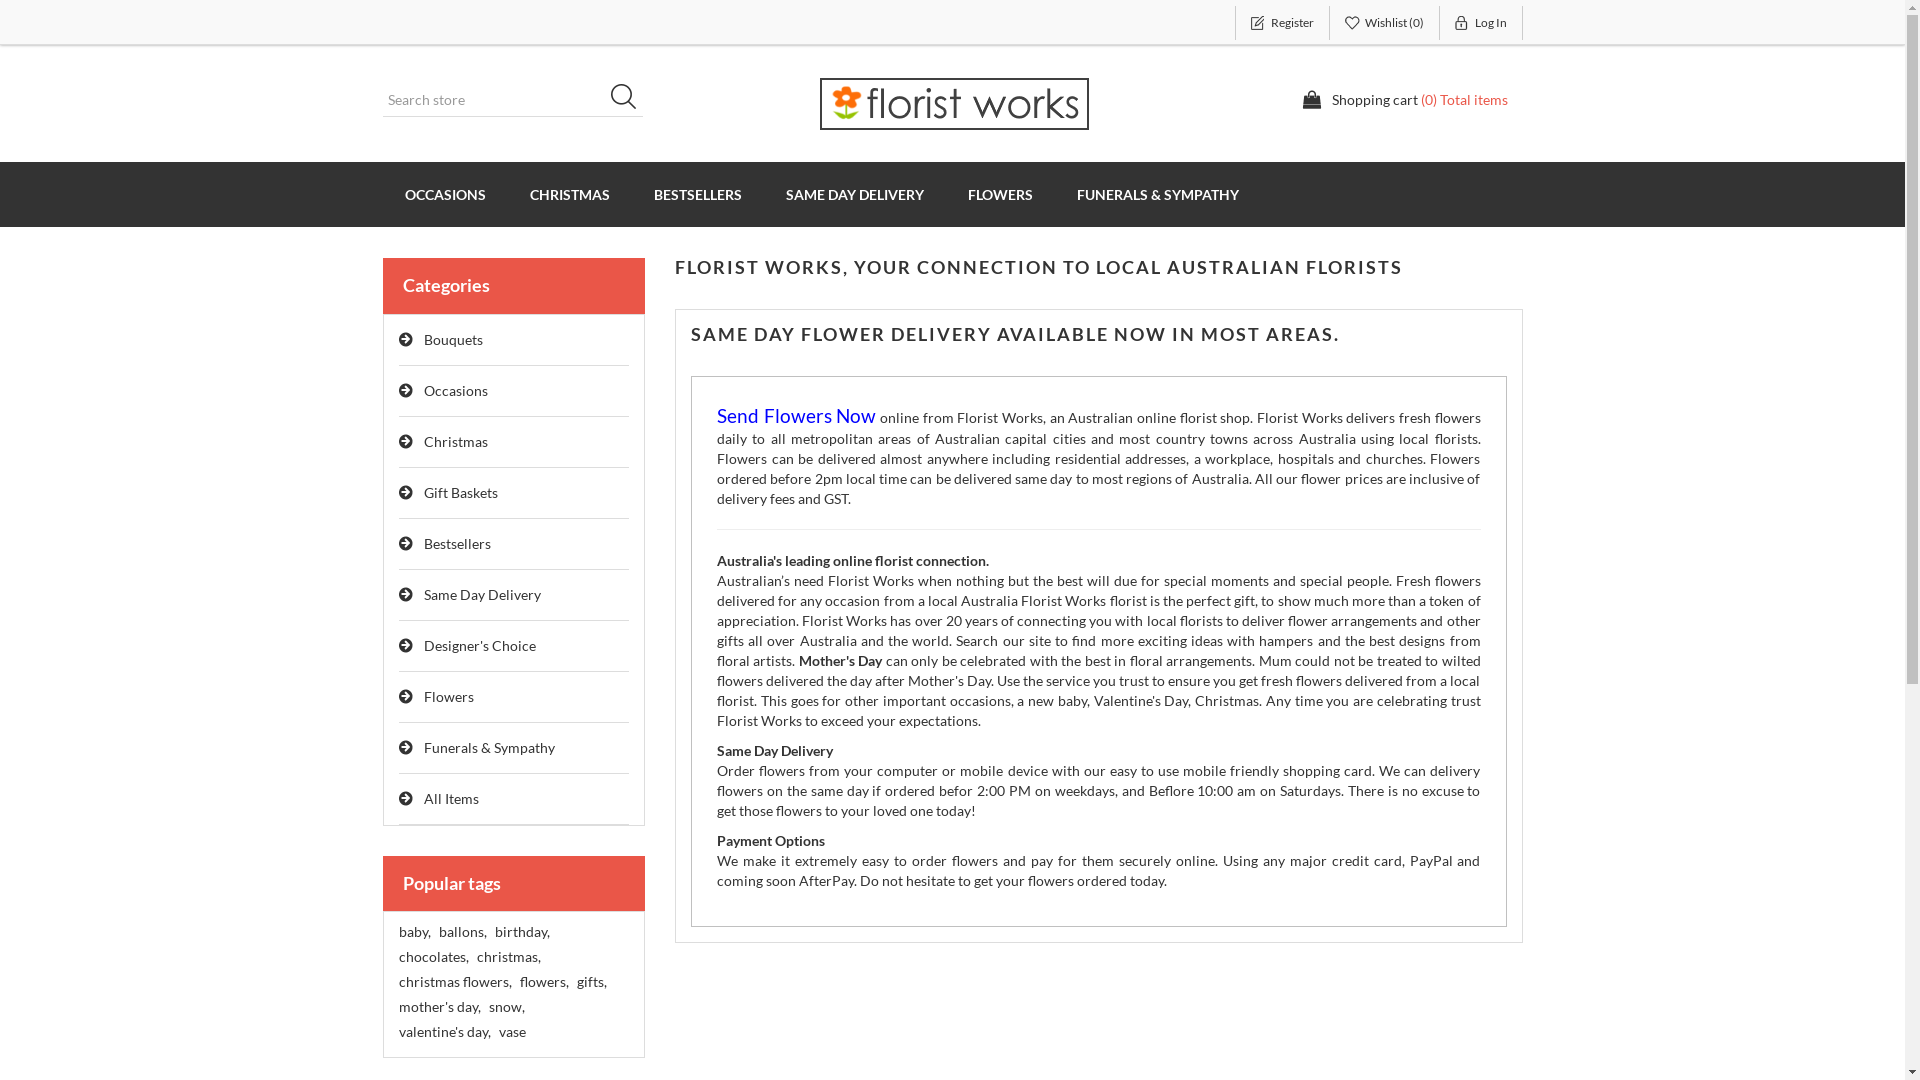 The image size is (1920, 1080). What do you see at coordinates (513, 646) in the screenshot?
I see `'Designer's Choice'` at bounding box center [513, 646].